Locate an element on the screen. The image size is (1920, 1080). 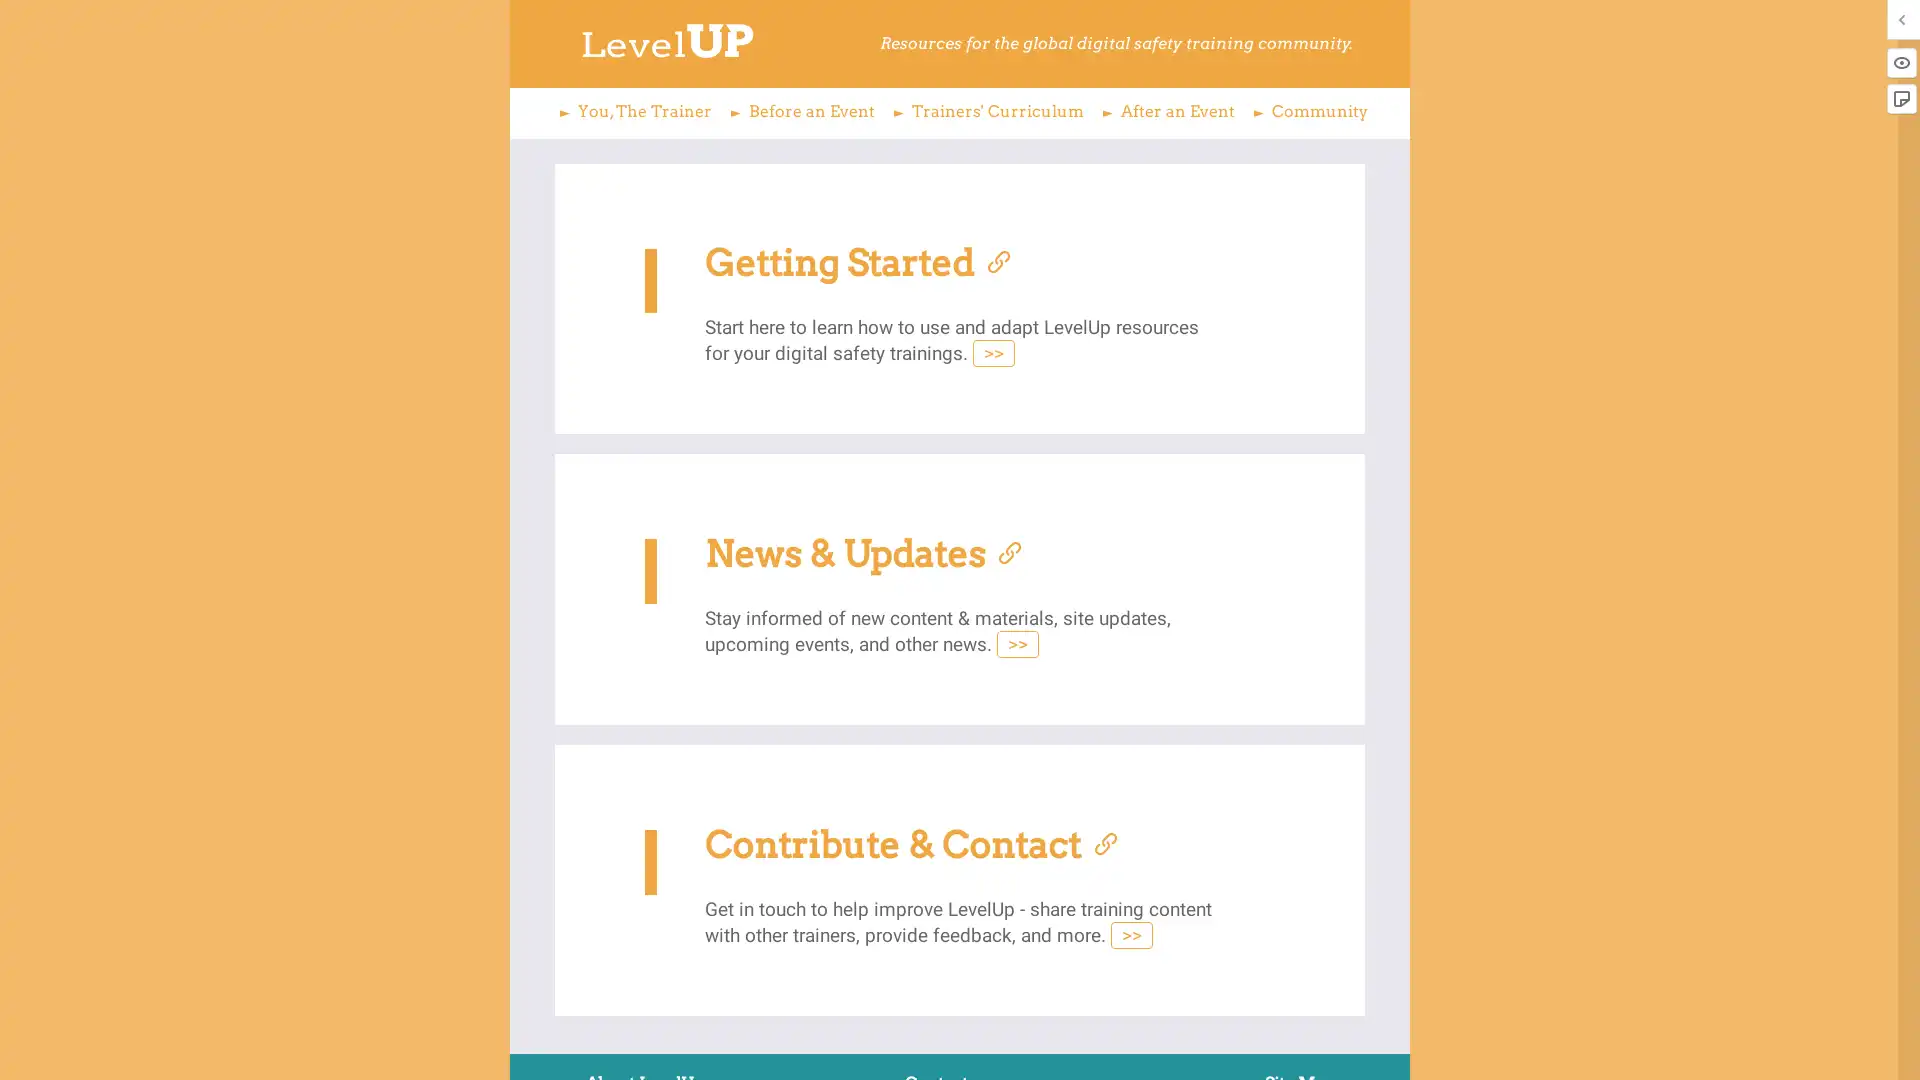
New page note is located at coordinates (1900, 99).